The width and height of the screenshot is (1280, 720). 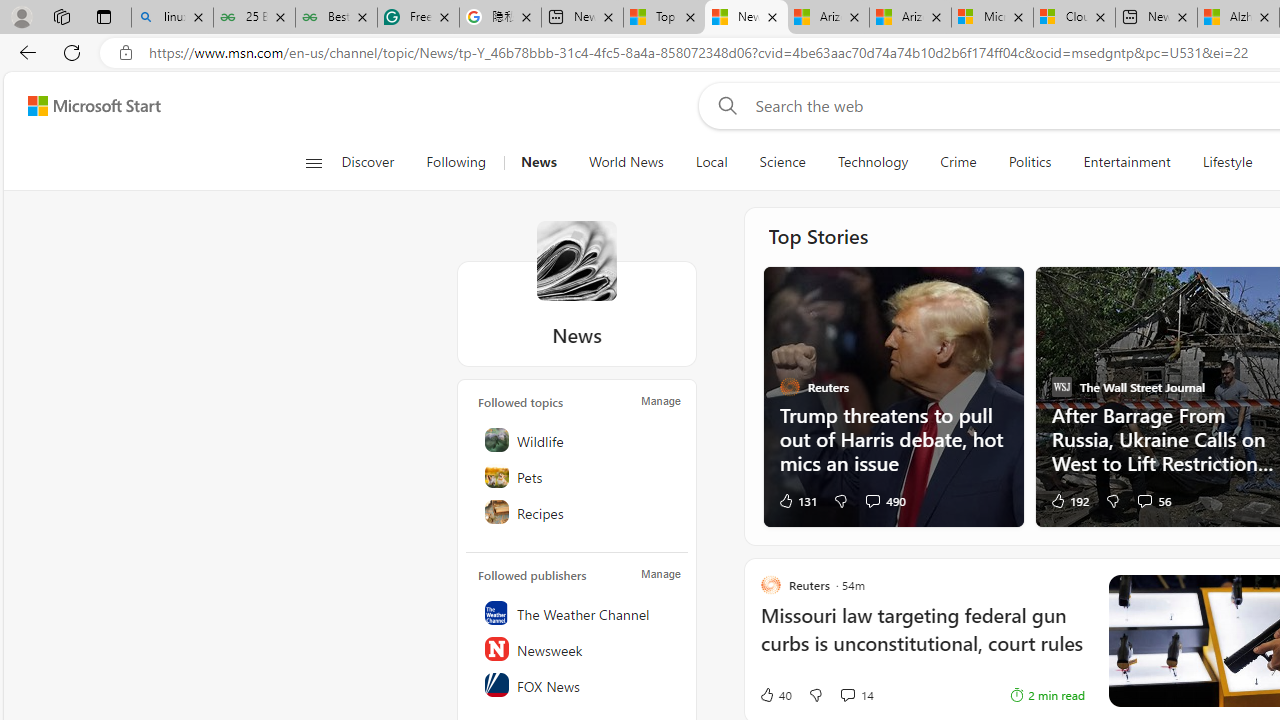 What do you see at coordinates (1127, 162) in the screenshot?
I see `'Entertainment'` at bounding box center [1127, 162].